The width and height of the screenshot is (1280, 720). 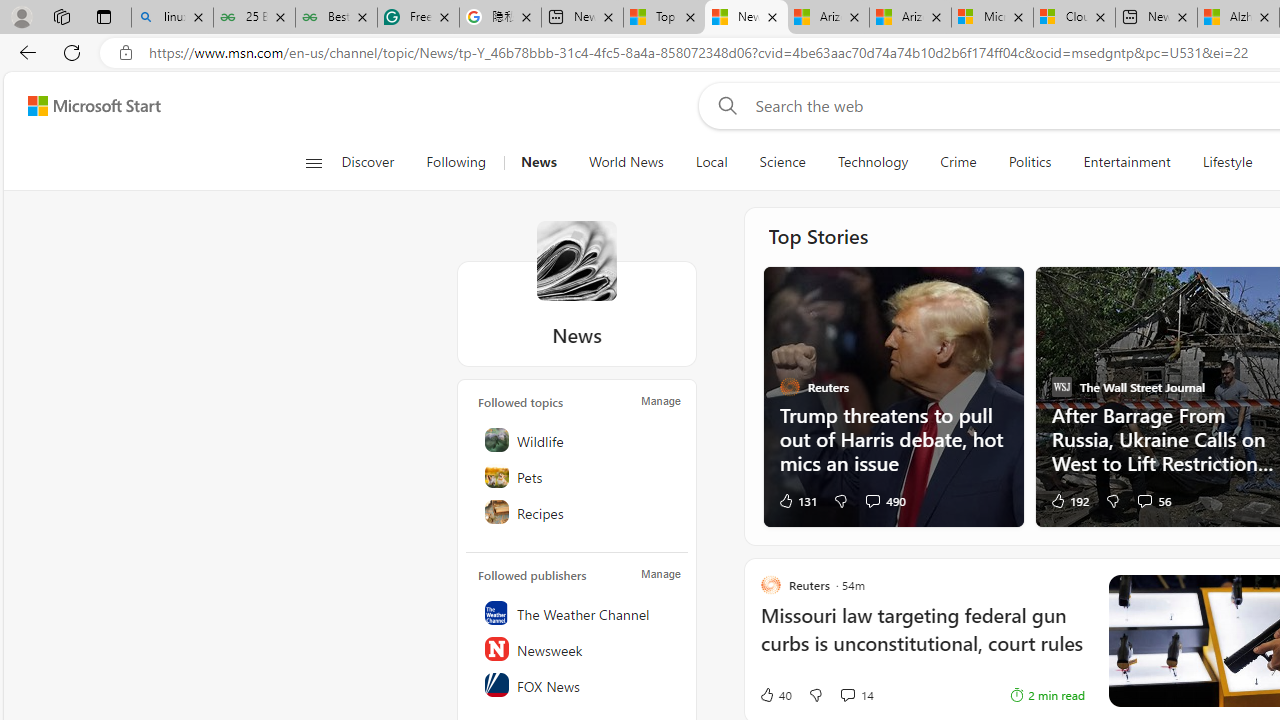 What do you see at coordinates (1127, 162) in the screenshot?
I see `'Entertainment'` at bounding box center [1127, 162].